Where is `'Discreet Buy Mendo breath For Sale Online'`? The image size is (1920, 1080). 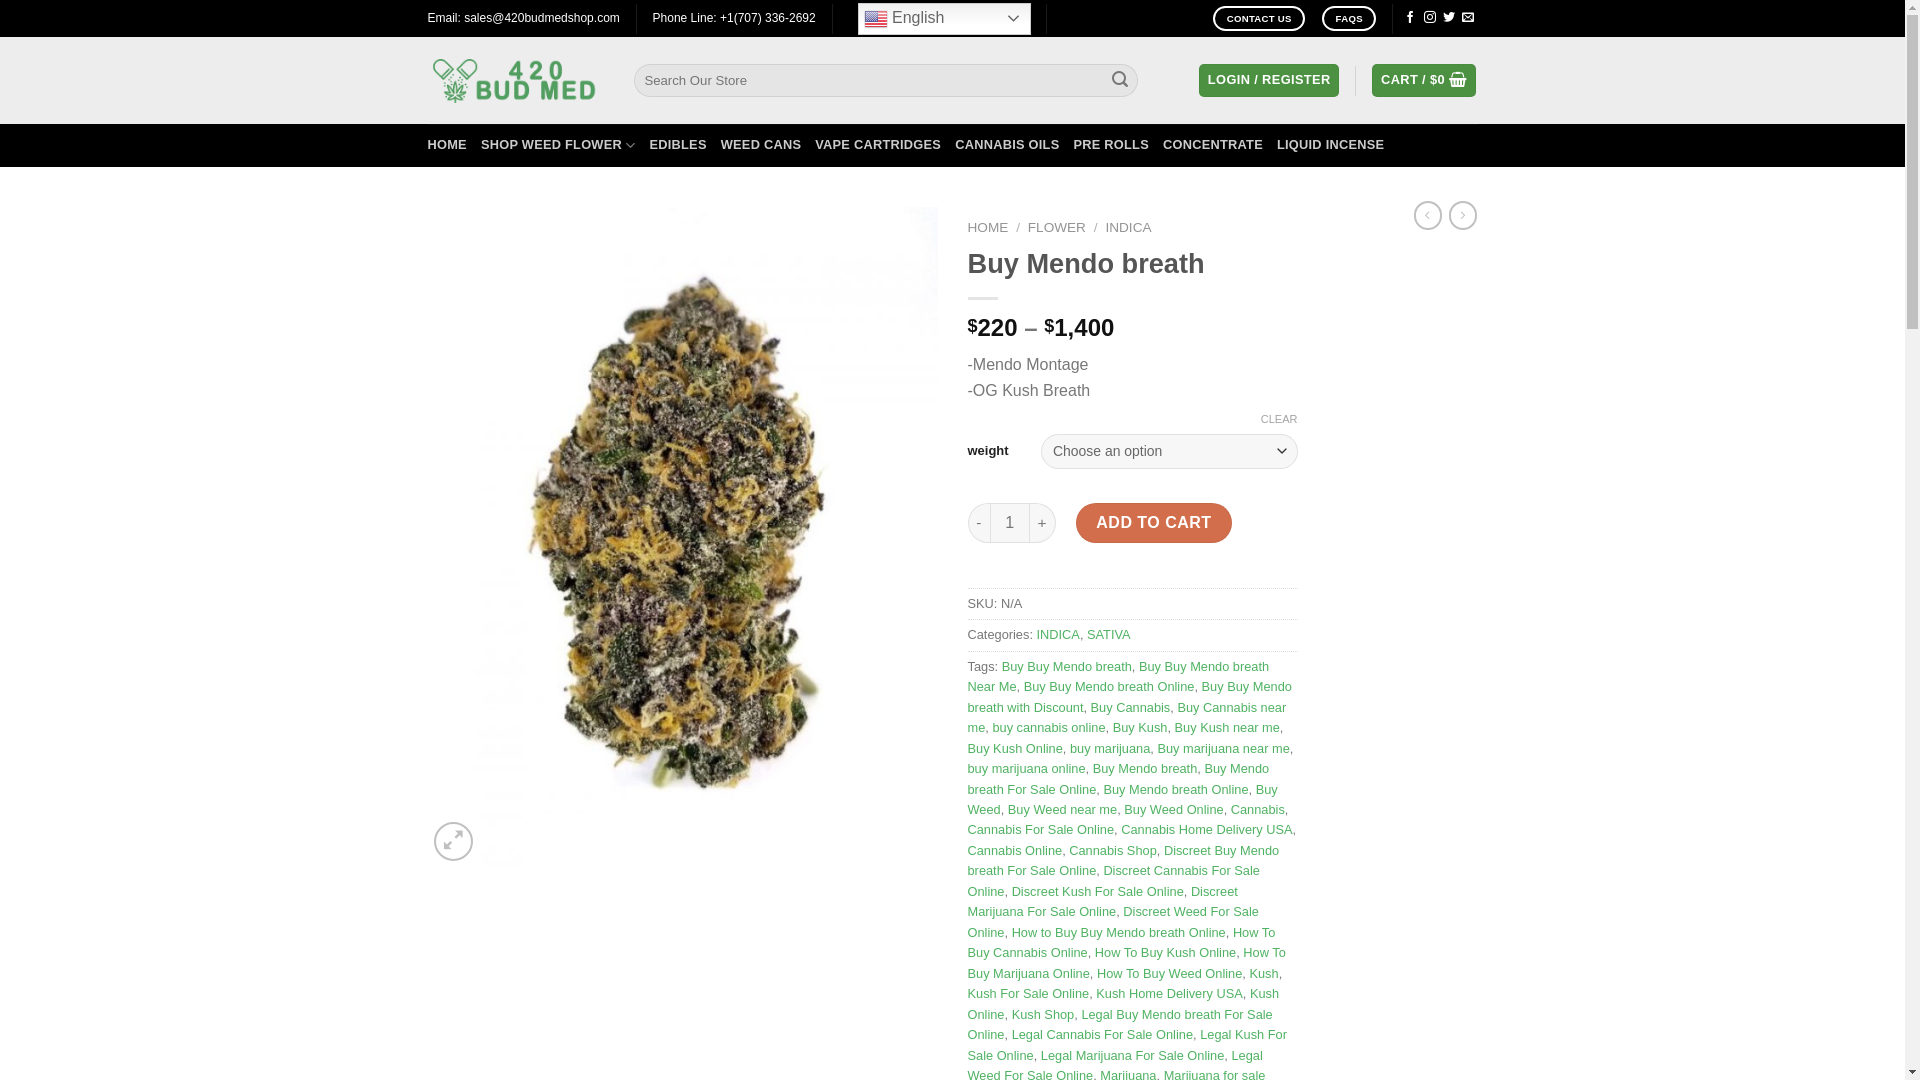
'Discreet Buy Mendo breath For Sale Online' is located at coordinates (1123, 859).